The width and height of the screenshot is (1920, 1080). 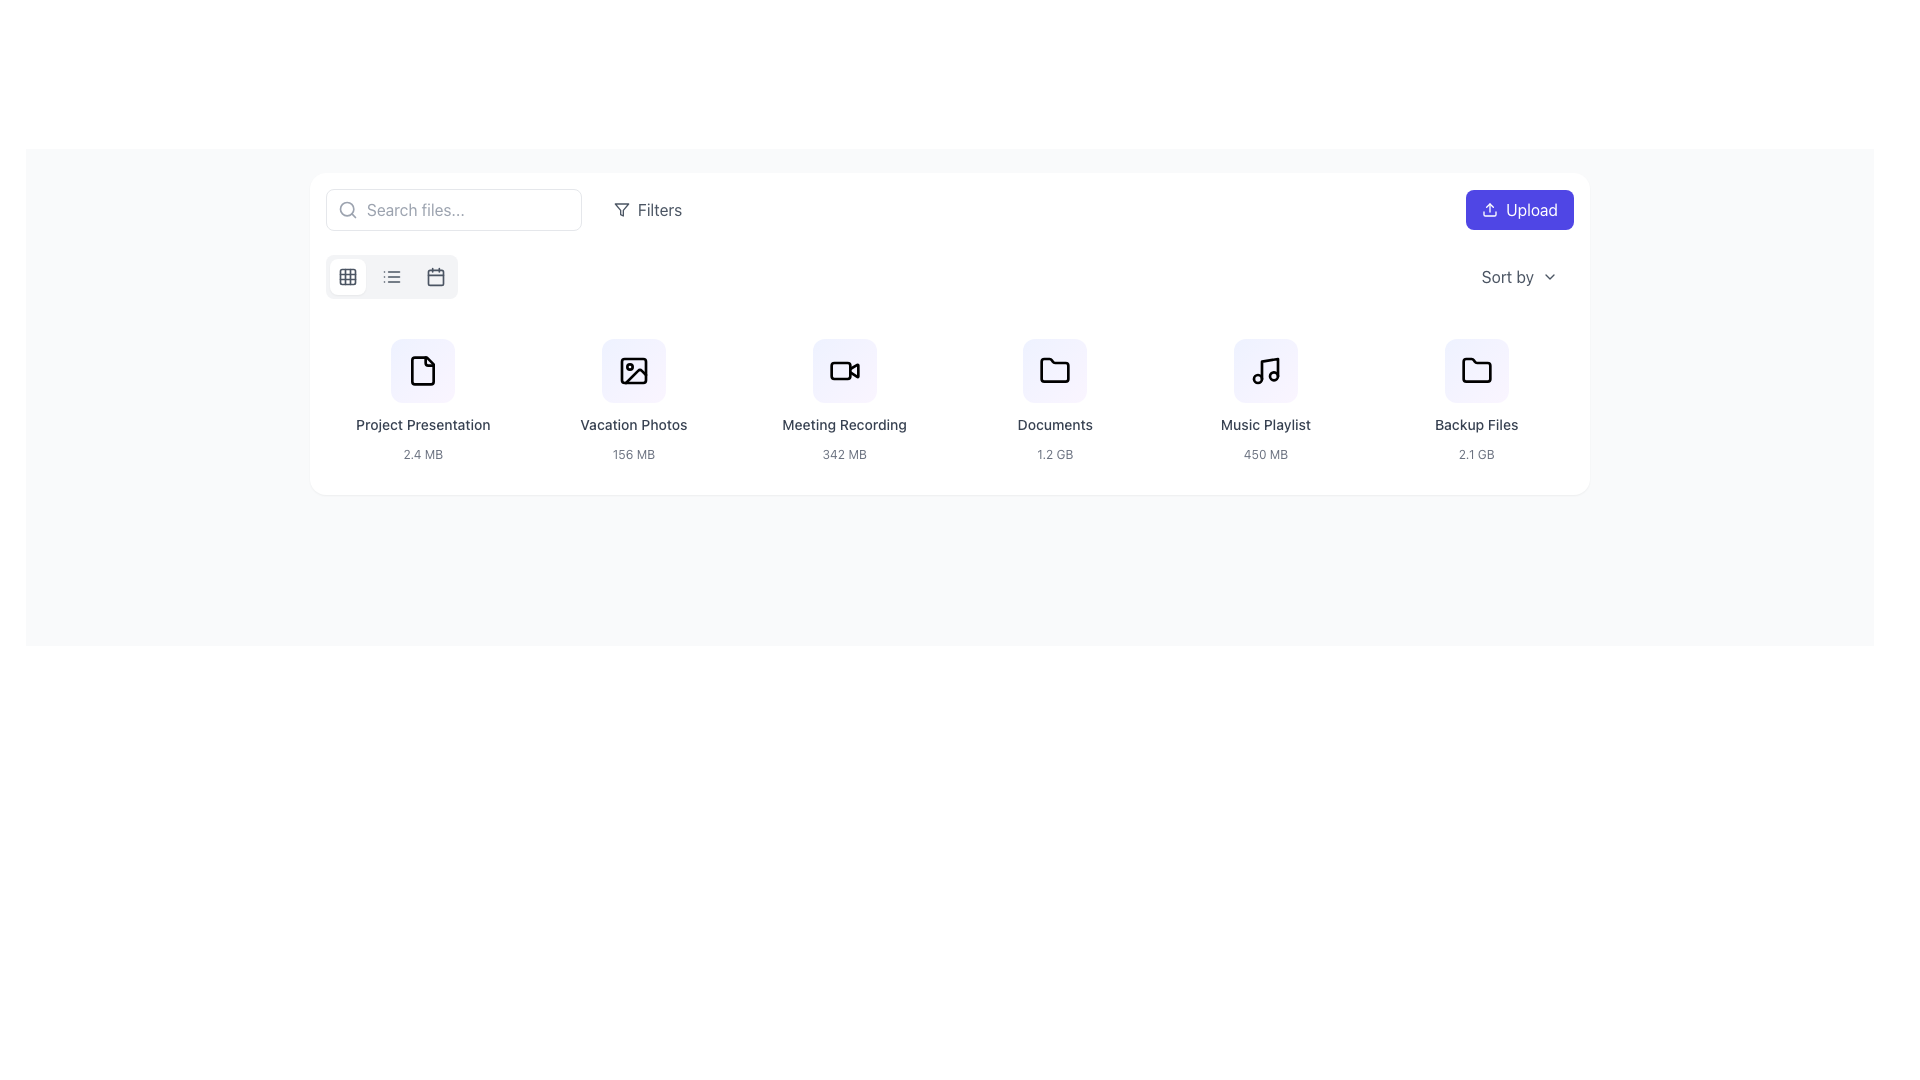 I want to click on the square icon with rounded corners featuring a gradient from light indigo to light purple and a picture frame graphic, located at the top center of the 'Vacation Photos 156 MB' card layout, so click(x=632, y=370).